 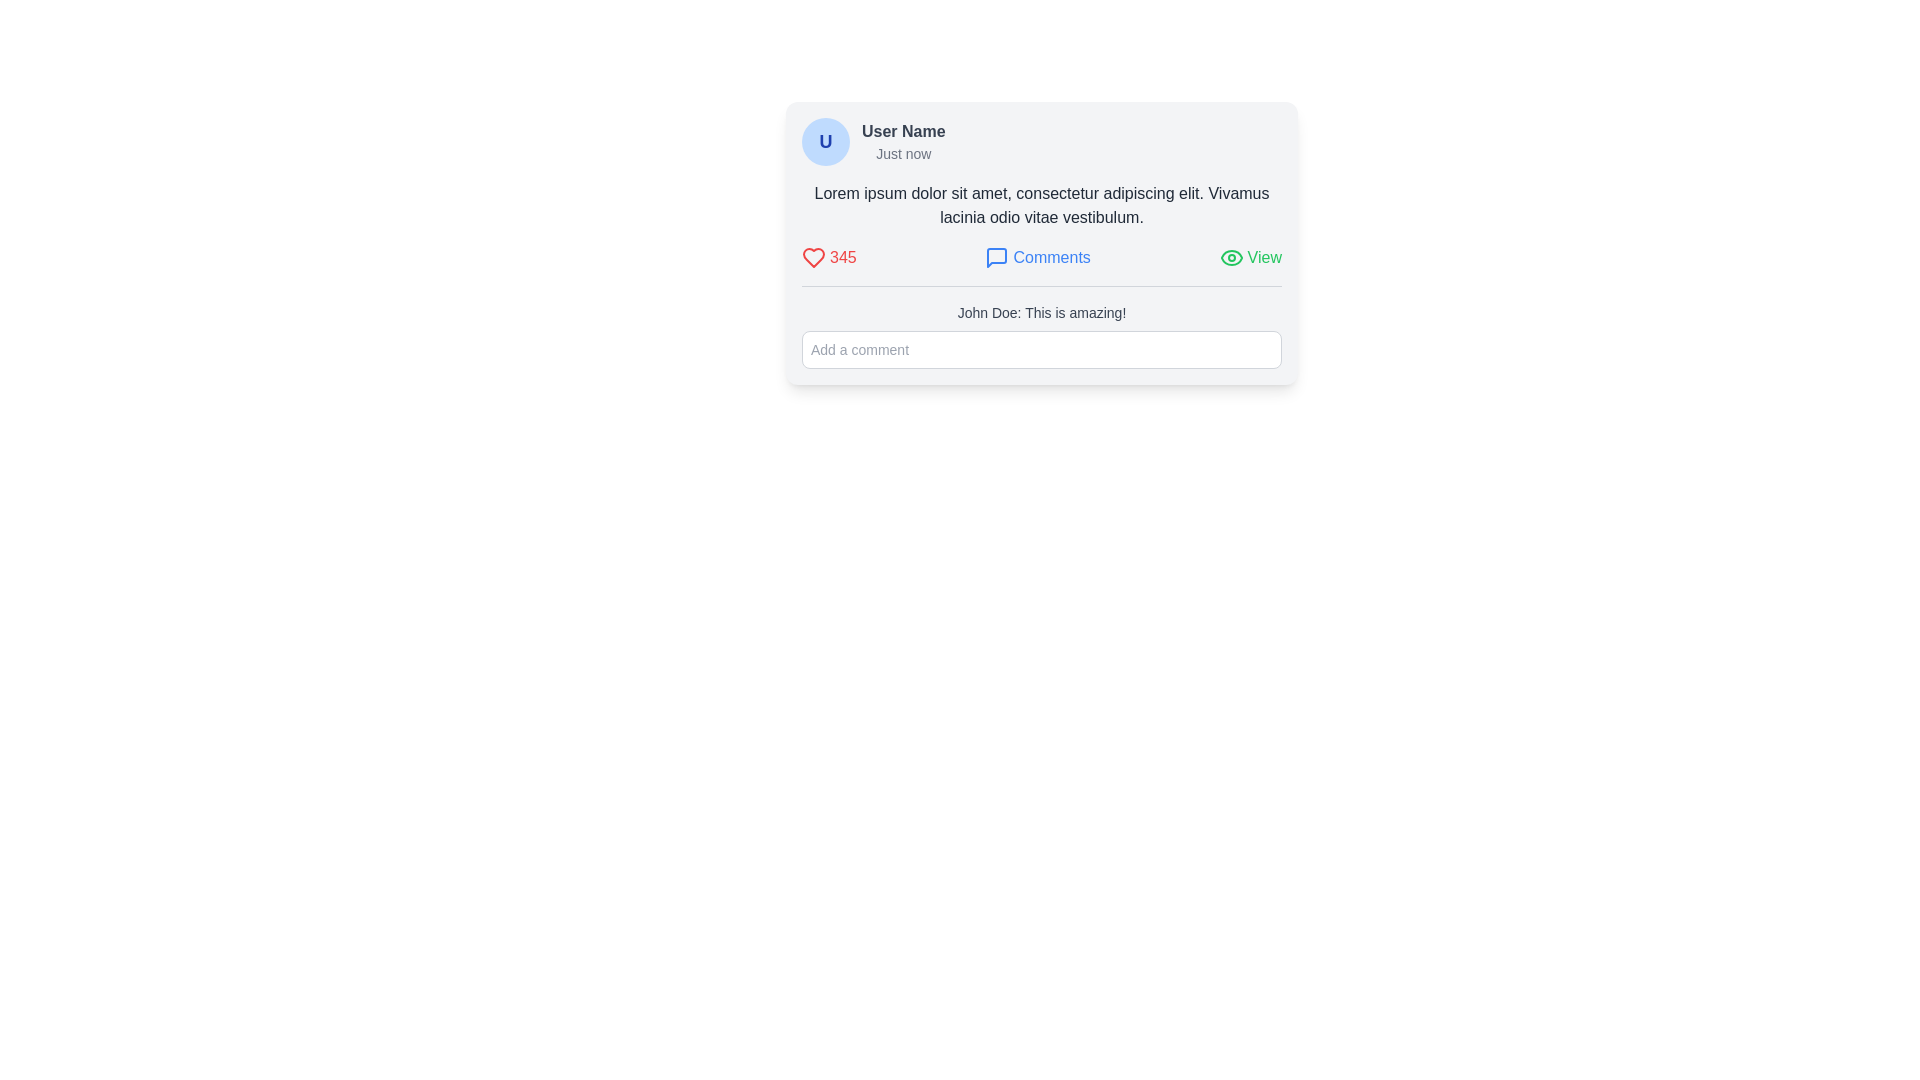 I want to click on the Interactive count display element that shows a red heart icon followed by the number '345' in red text, indicating a liking or favoriting feature, so click(x=829, y=257).